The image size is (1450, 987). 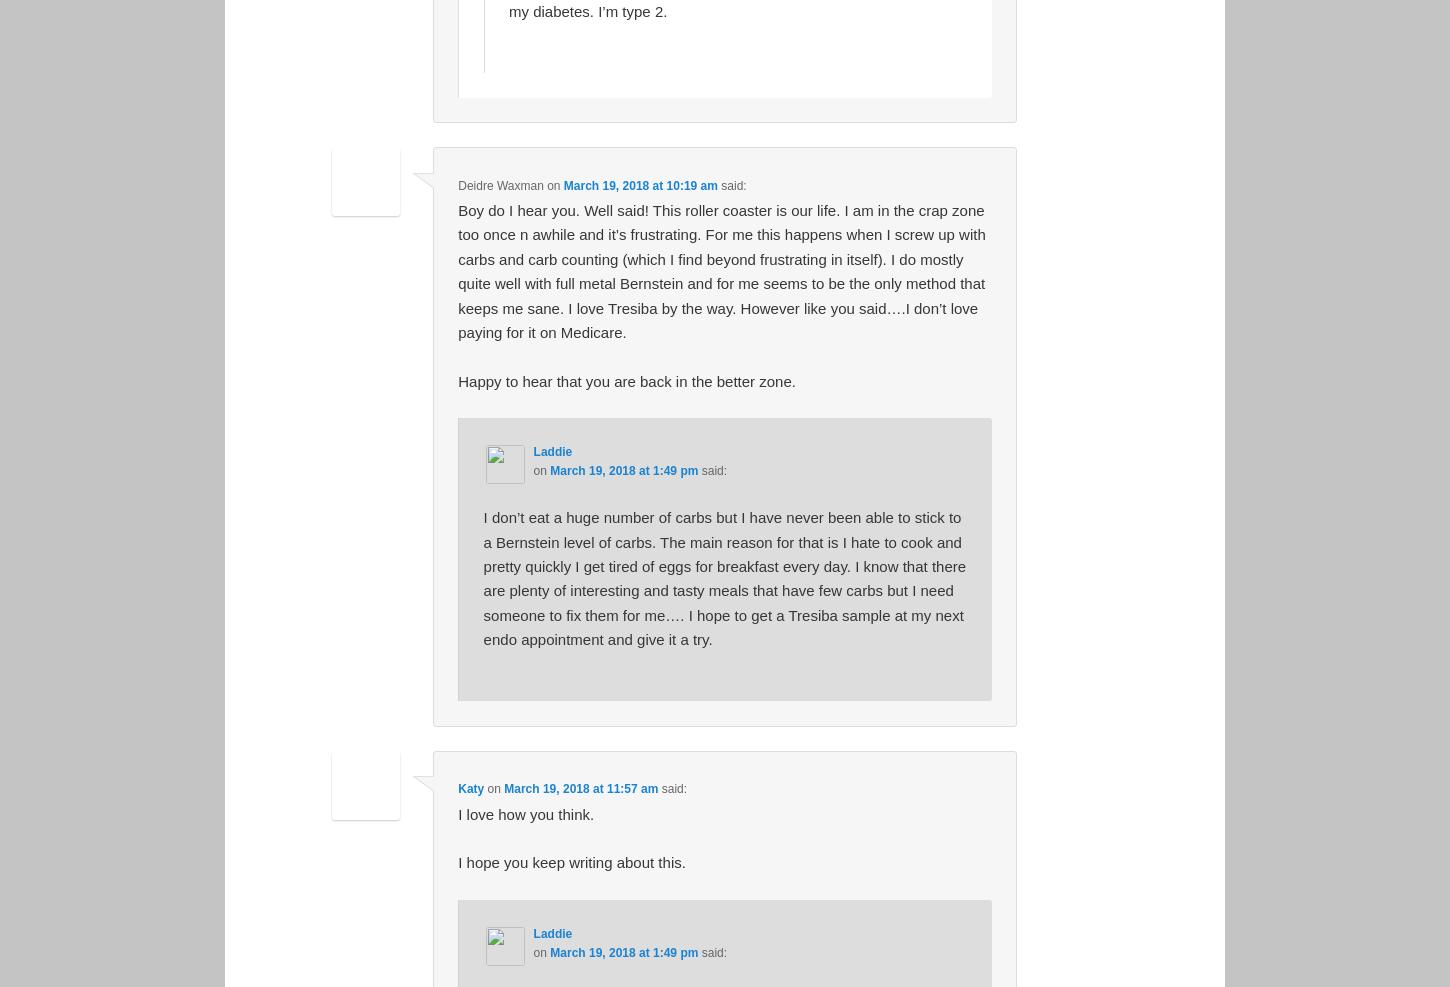 I want to click on 'I don’t eat a huge number of carbs but I have never been able to stick to a Bernstein level of carbs. The main reason for that is I hate to cook and pretty quickly I get tired of eggs for breakfast every day. I know that there are plenty of interesting and tasty meals that have few carbs but I need someone to fix them for me…. I hope to get a Tresiba sample at my next endo appointment and give it a try.', so click(x=481, y=577).